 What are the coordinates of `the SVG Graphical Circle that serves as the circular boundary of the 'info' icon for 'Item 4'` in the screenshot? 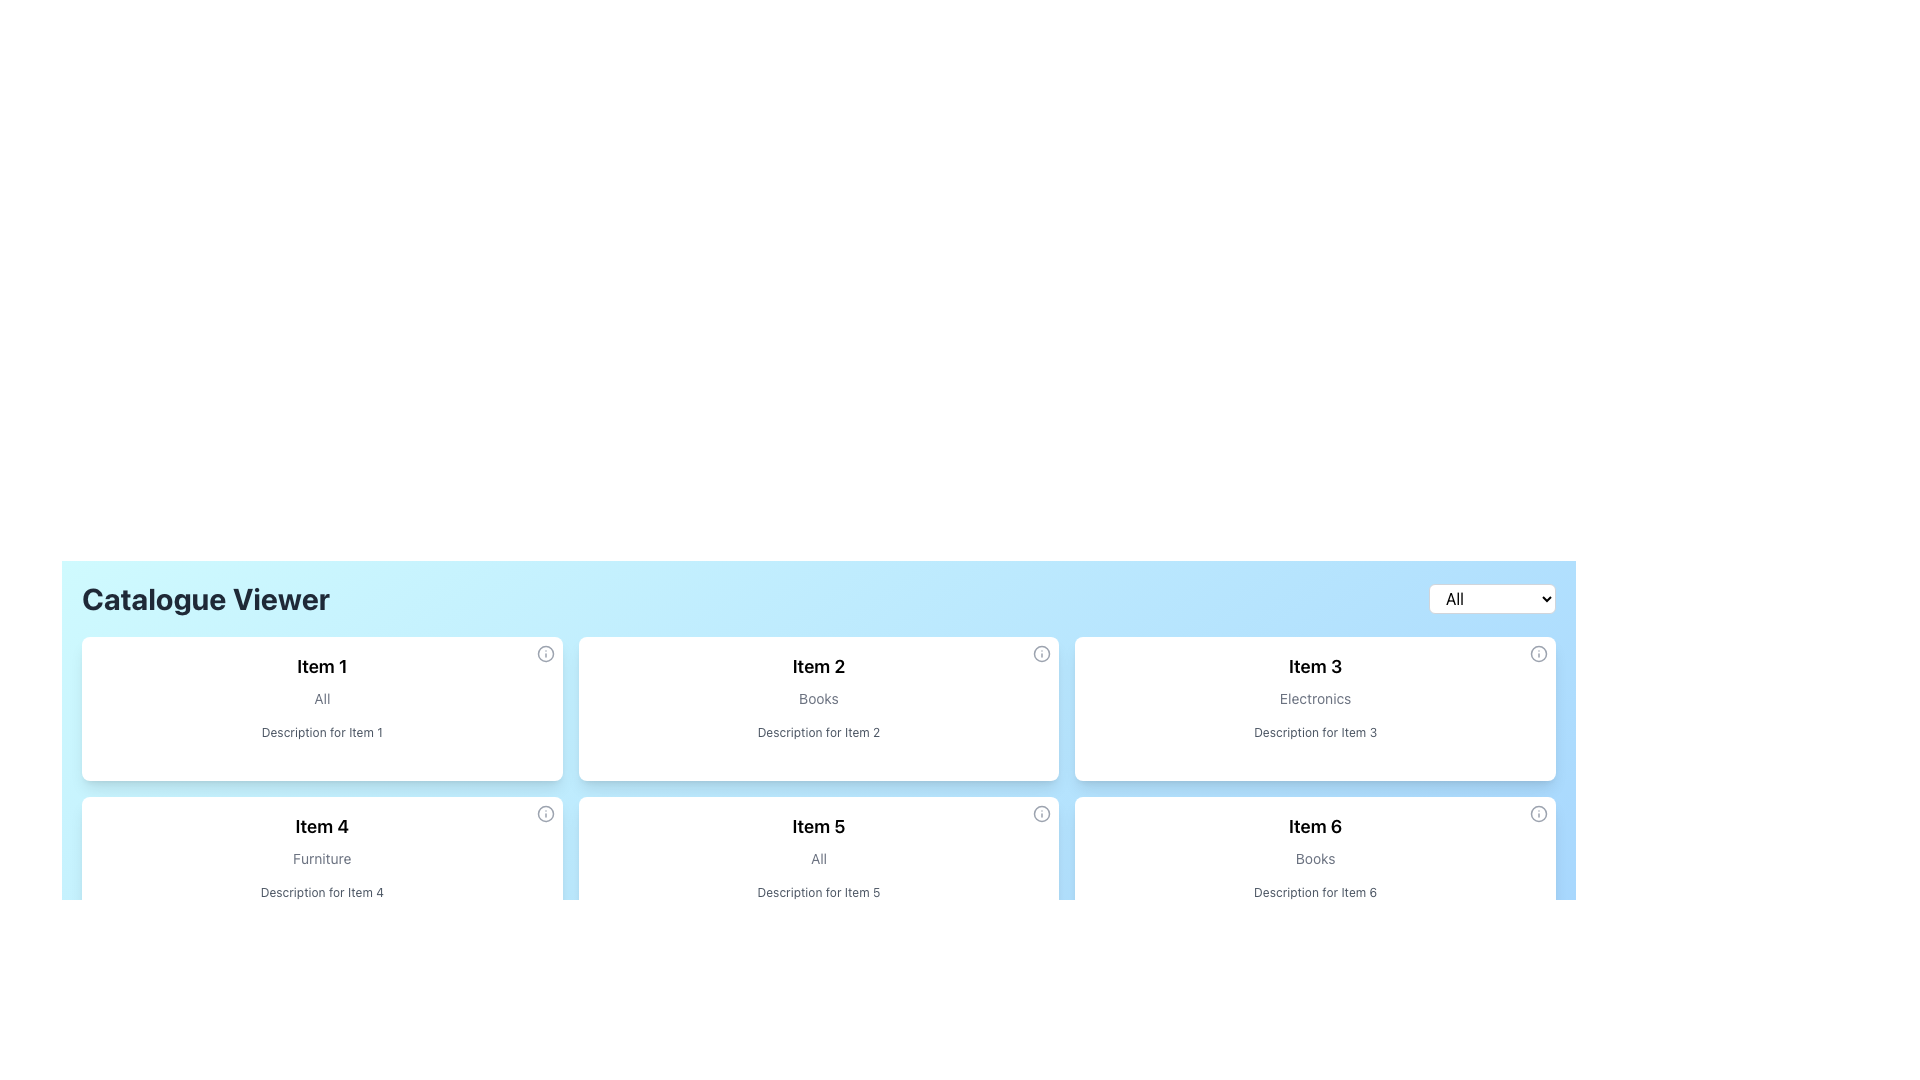 It's located at (545, 813).